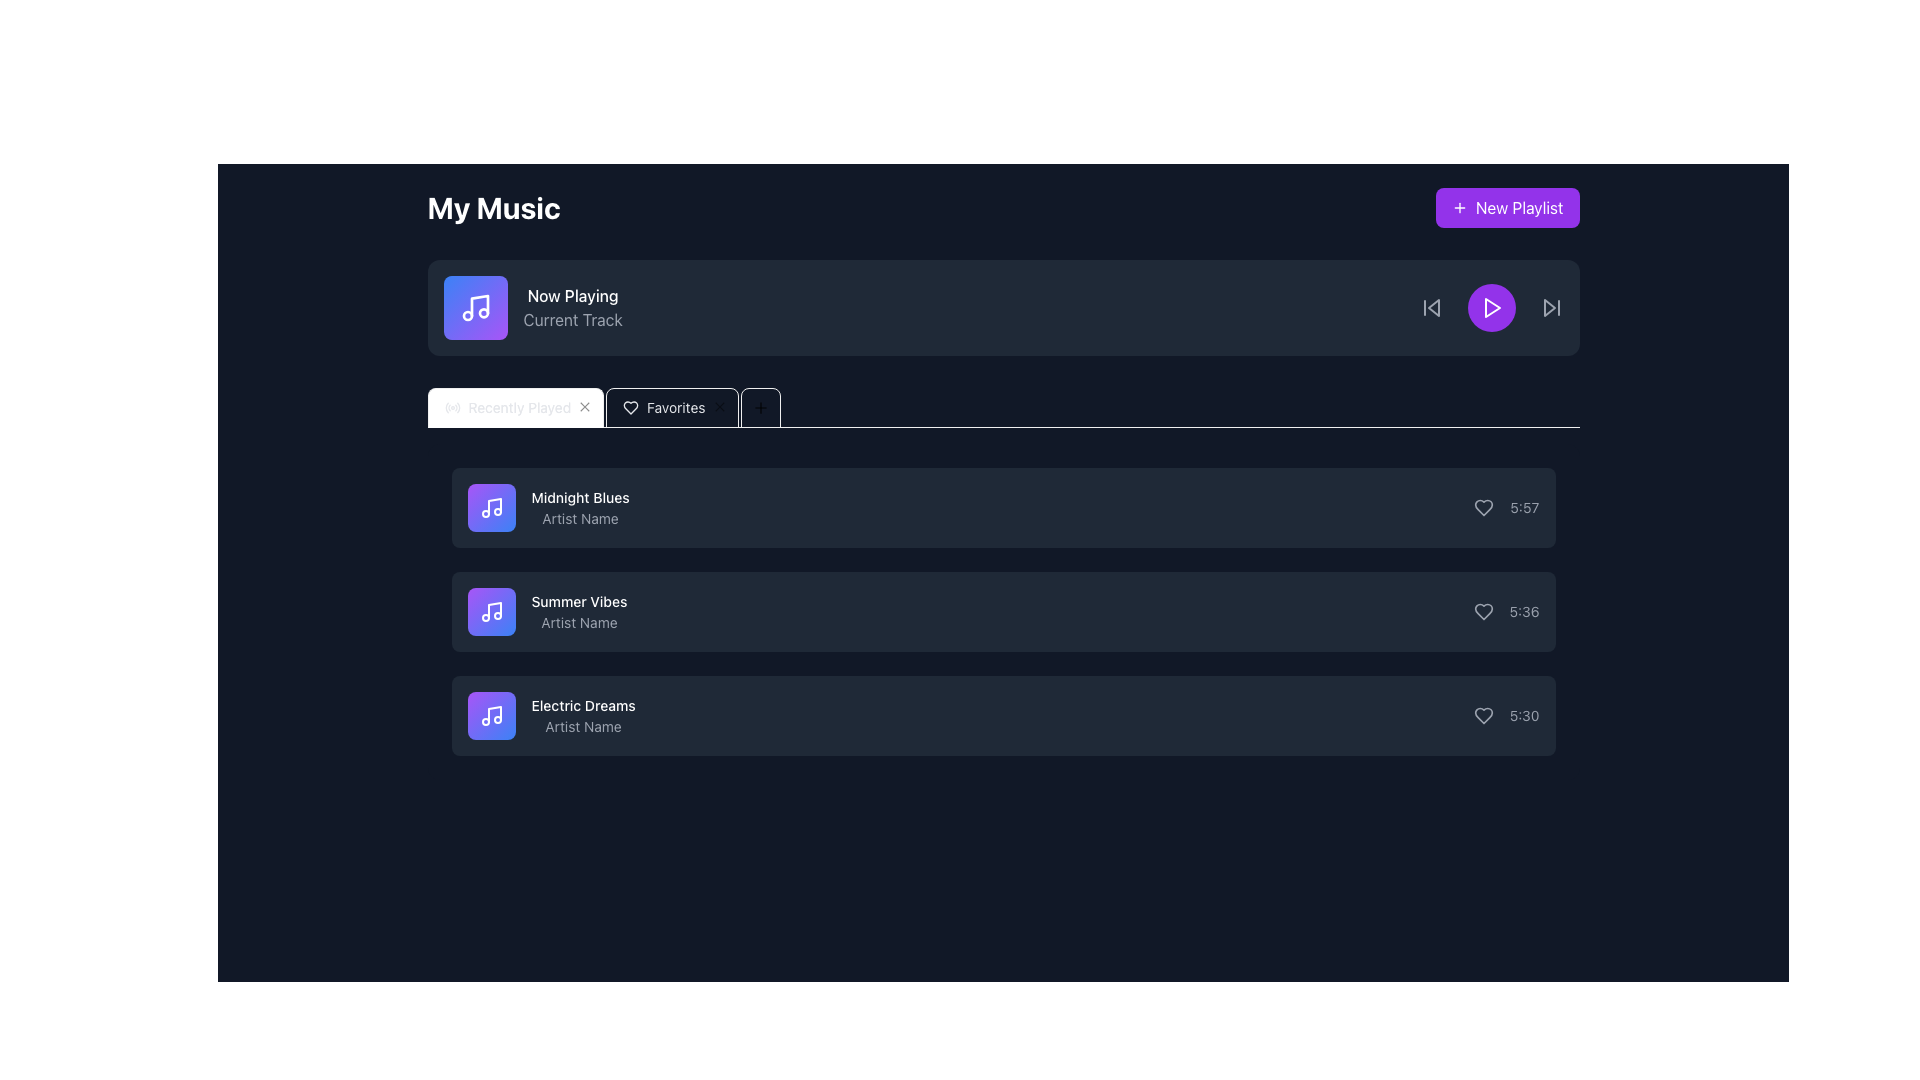  I want to click on the heart icon in the bottom-right corner of the 'Electric Dreams' track to favorite or unfavorite the track, so click(1483, 715).